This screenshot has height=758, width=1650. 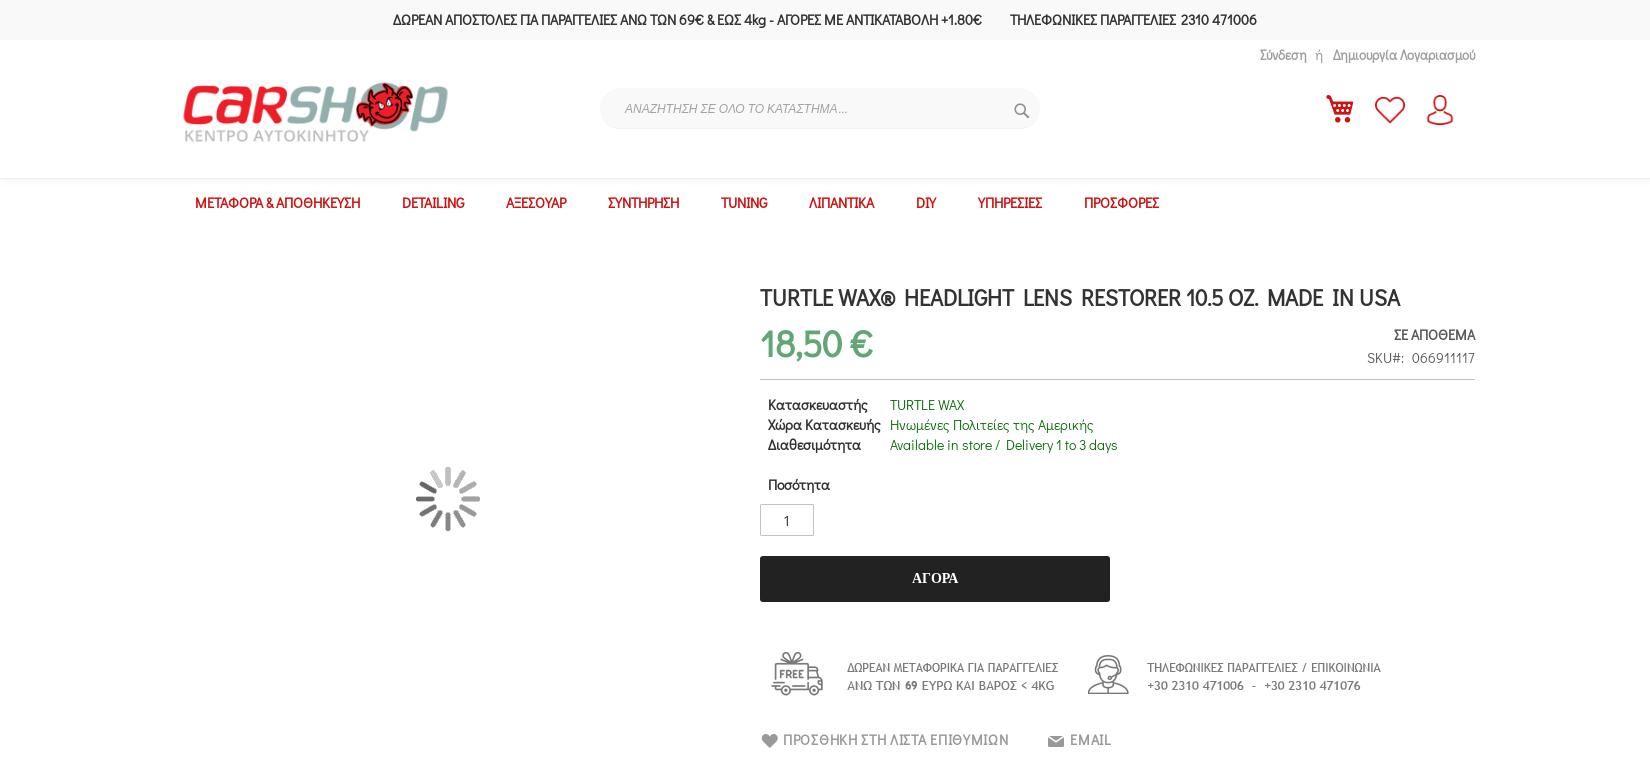 What do you see at coordinates (925, 403) in the screenshot?
I see `'TURTLE WAX'` at bounding box center [925, 403].